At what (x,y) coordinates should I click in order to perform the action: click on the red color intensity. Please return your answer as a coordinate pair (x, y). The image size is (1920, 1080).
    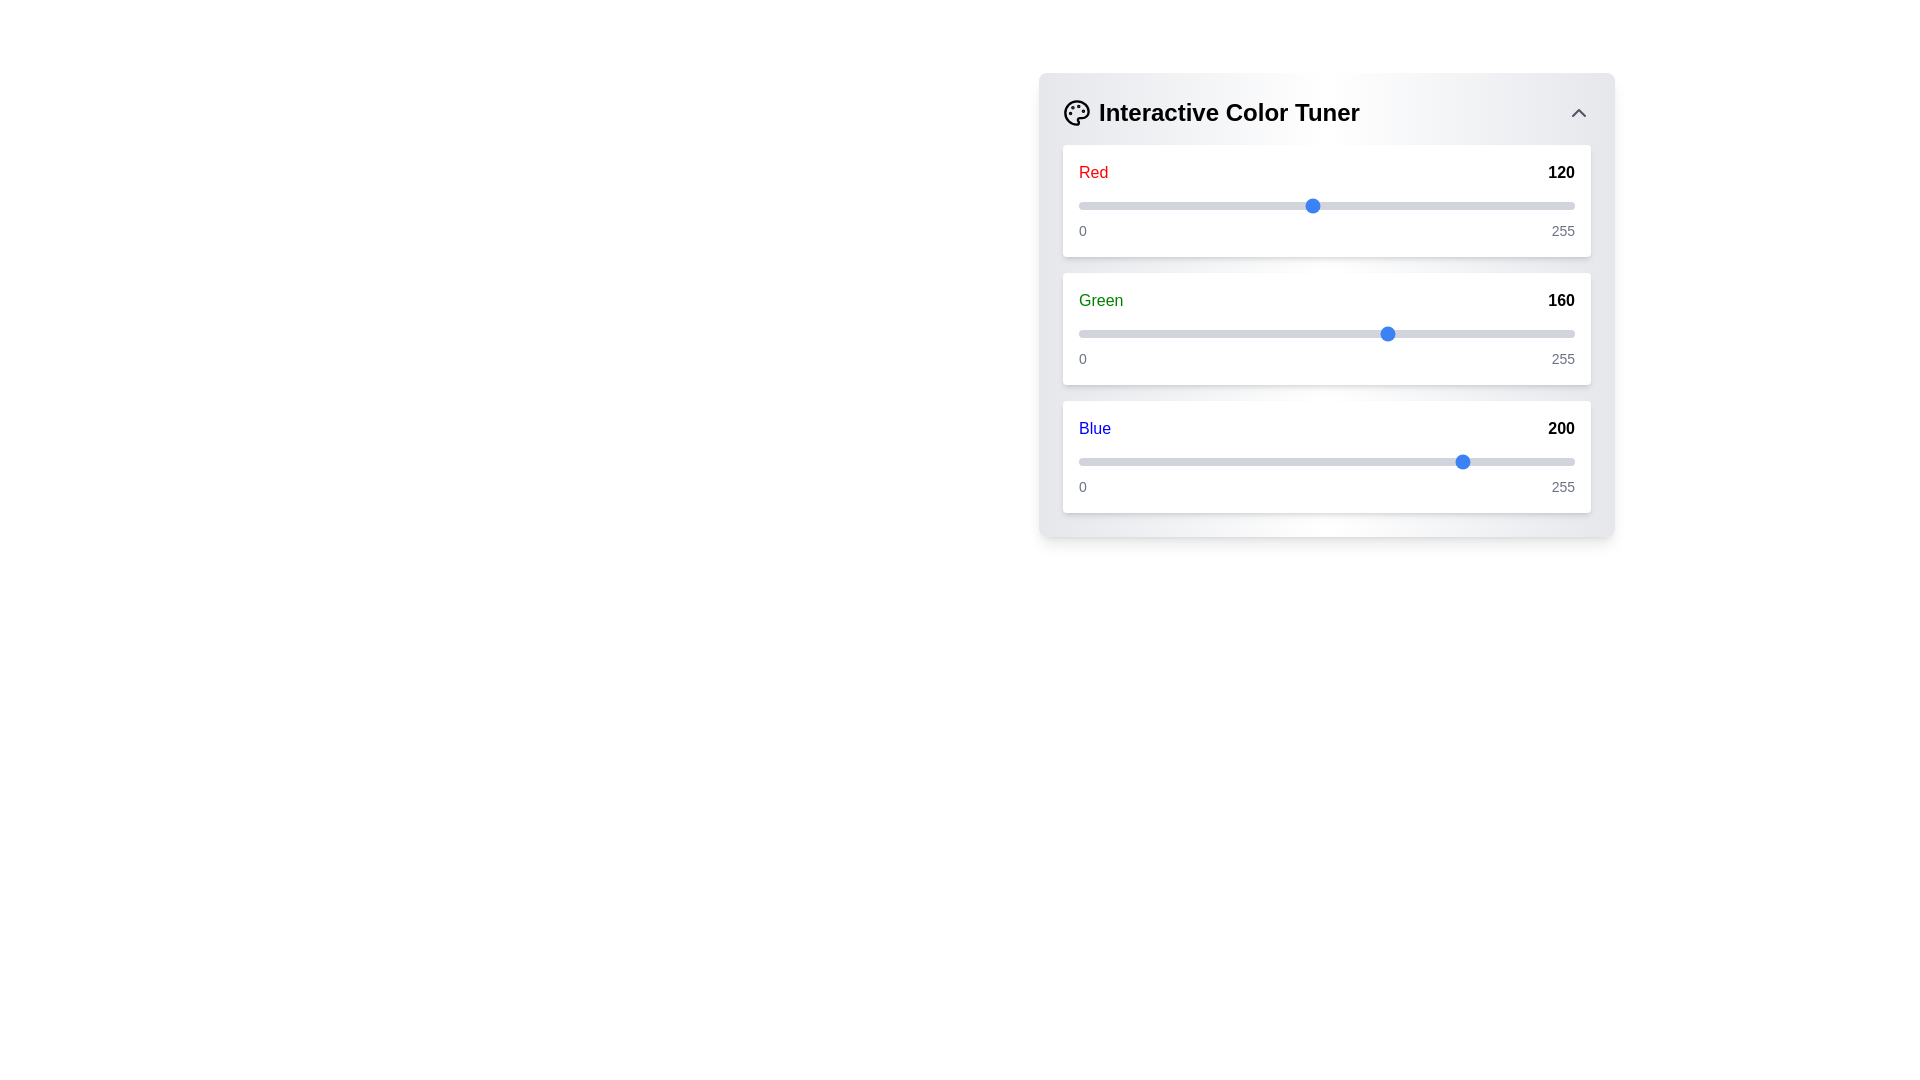
    Looking at the image, I should click on (1087, 205).